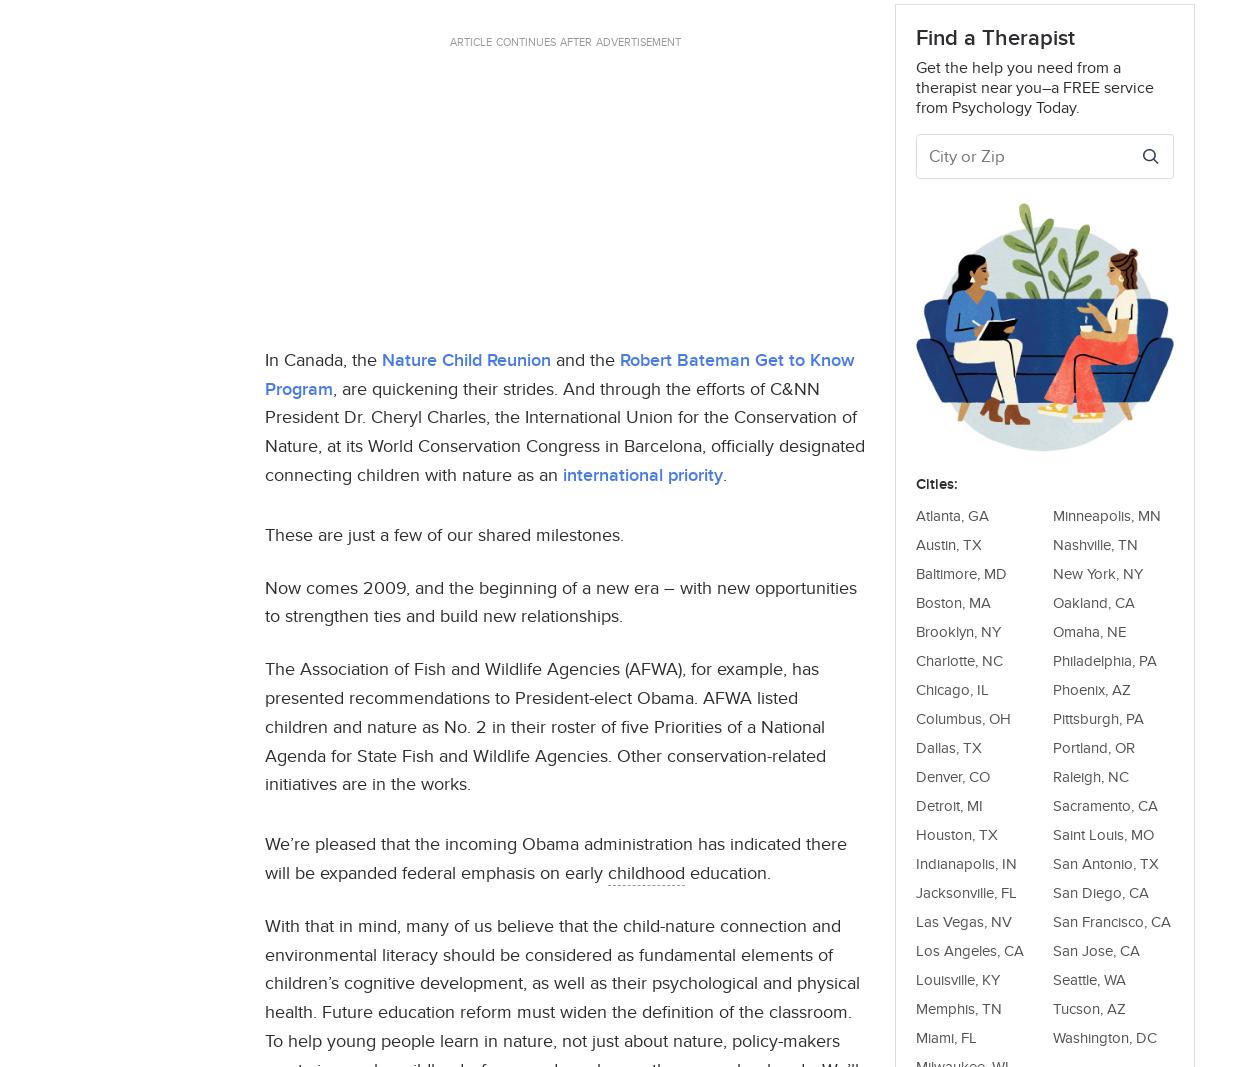 The image size is (1250, 1067). I want to click on 'international priority', so click(562, 474).